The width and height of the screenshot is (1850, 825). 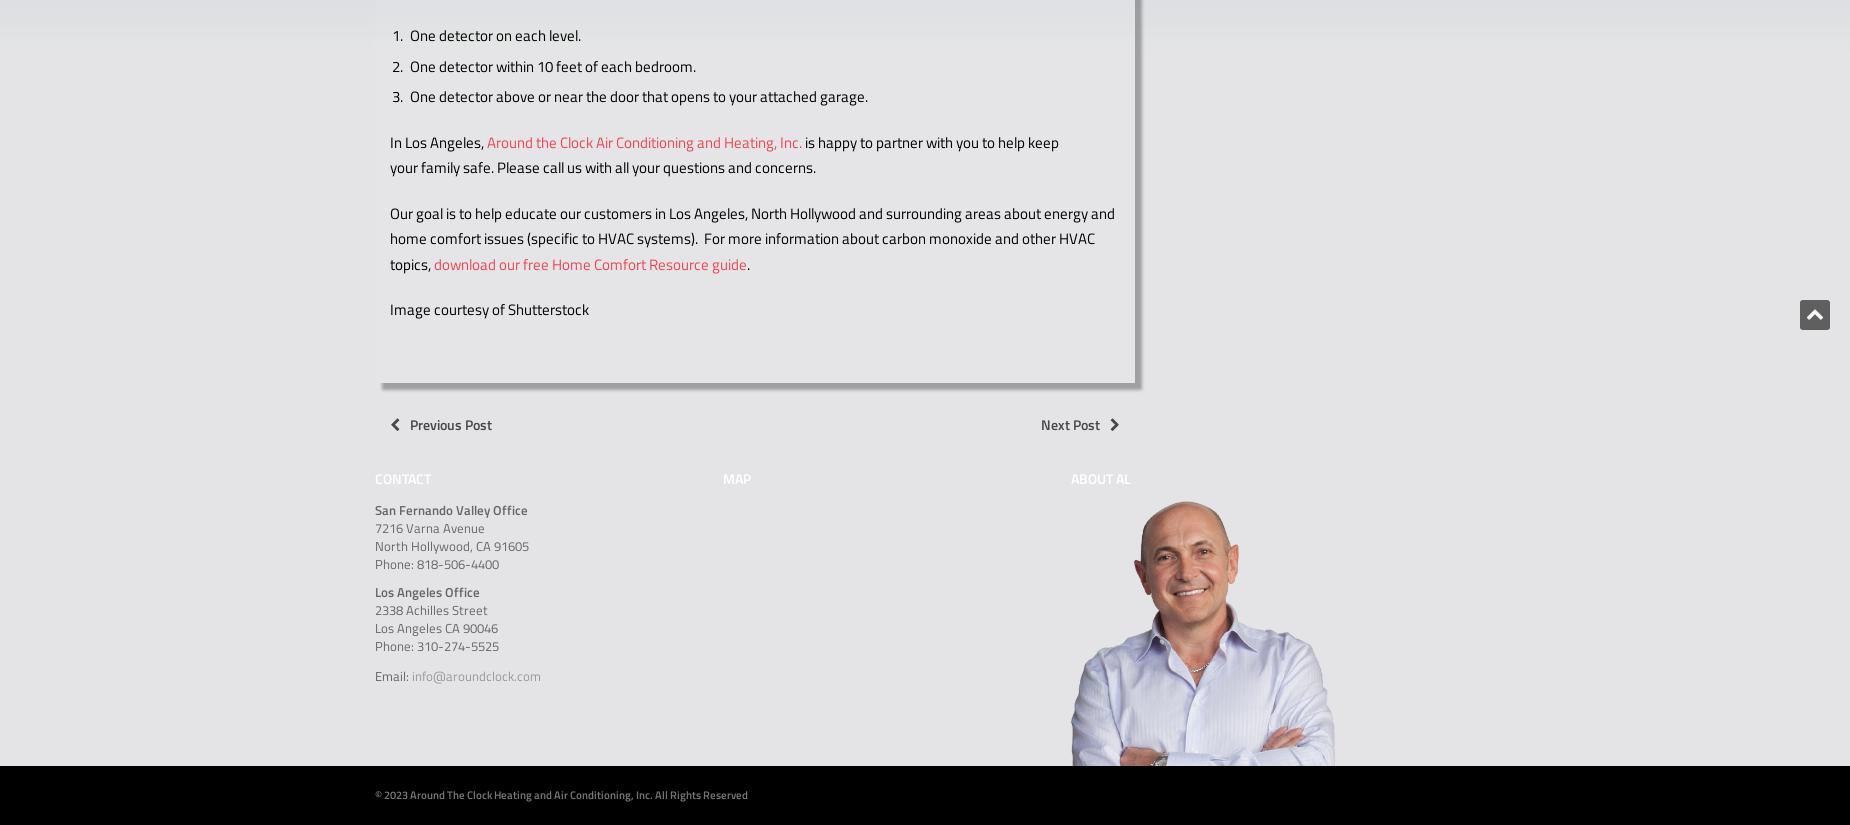 What do you see at coordinates (590, 262) in the screenshot?
I see `'download our free Home Comfort Resource guide'` at bounding box center [590, 262].